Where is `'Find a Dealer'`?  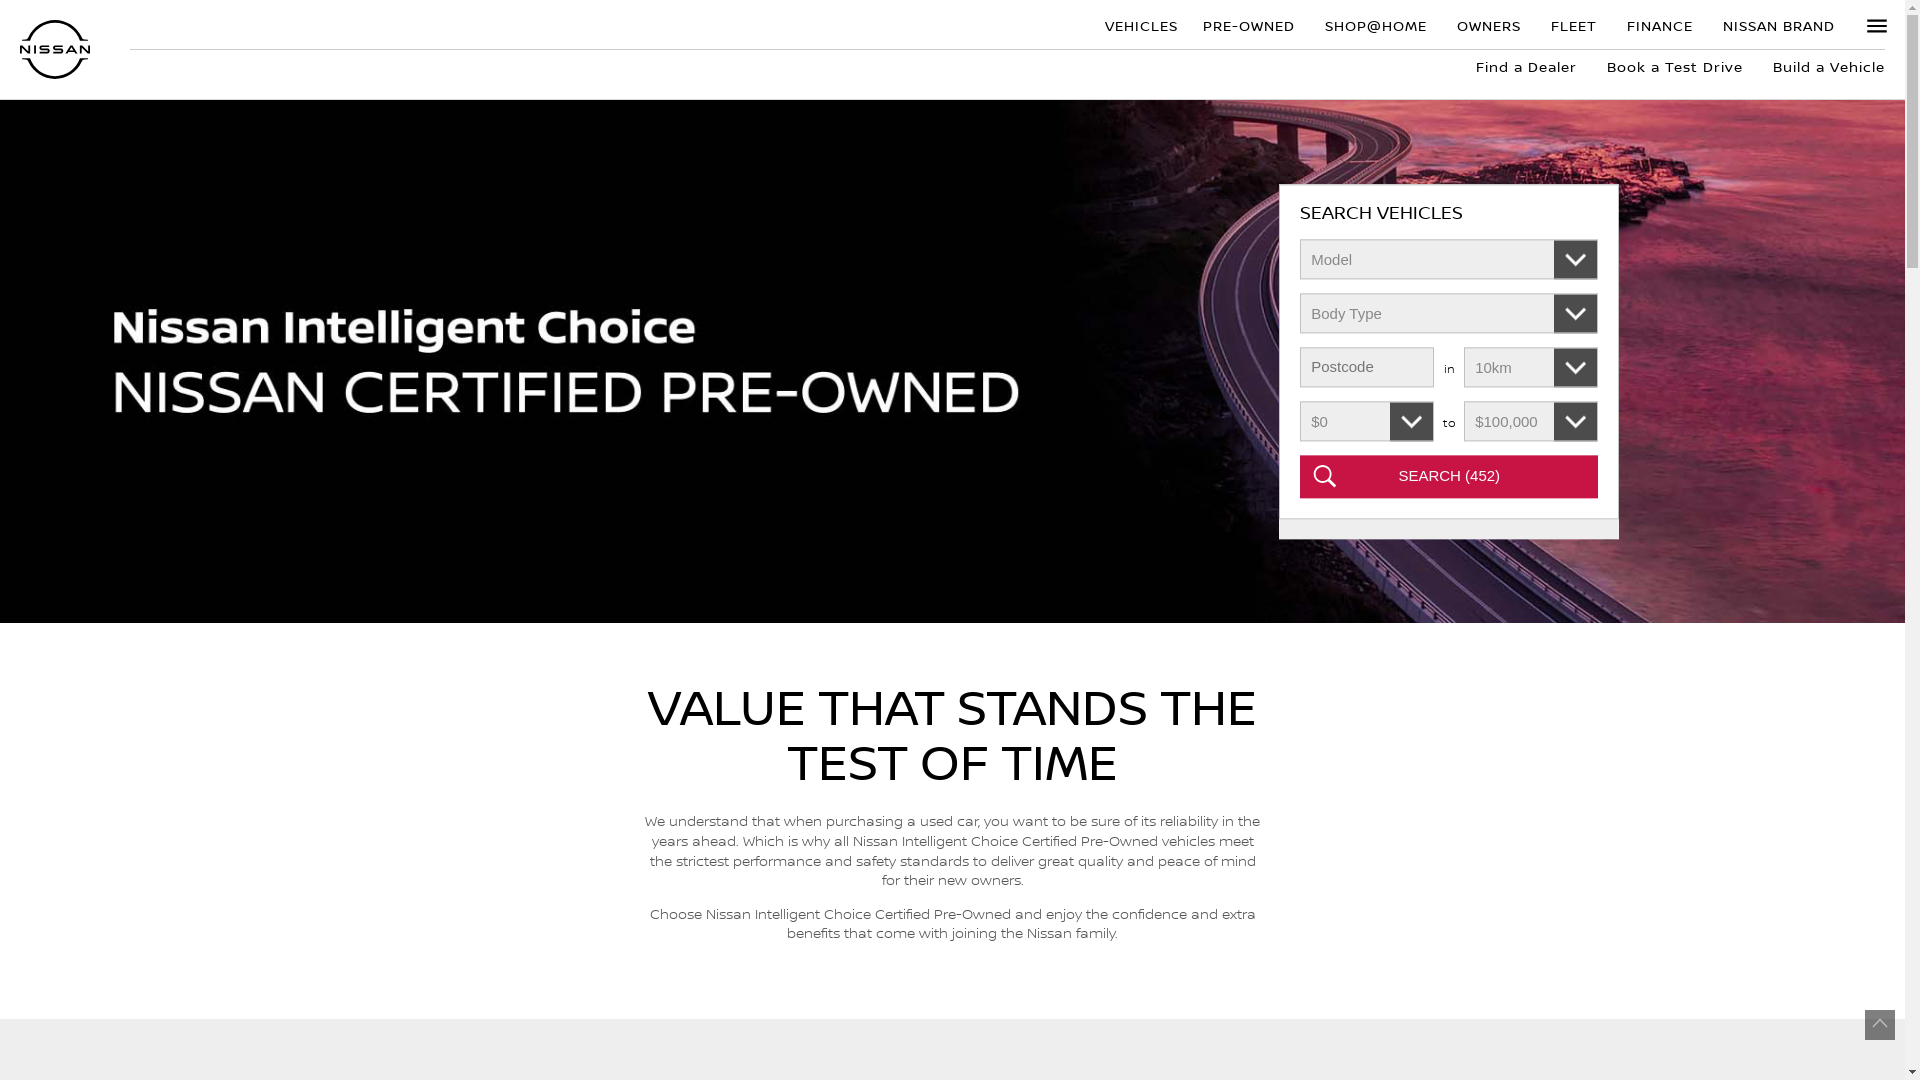 'Find a Dealer' is located at coordinates (1525, 65).